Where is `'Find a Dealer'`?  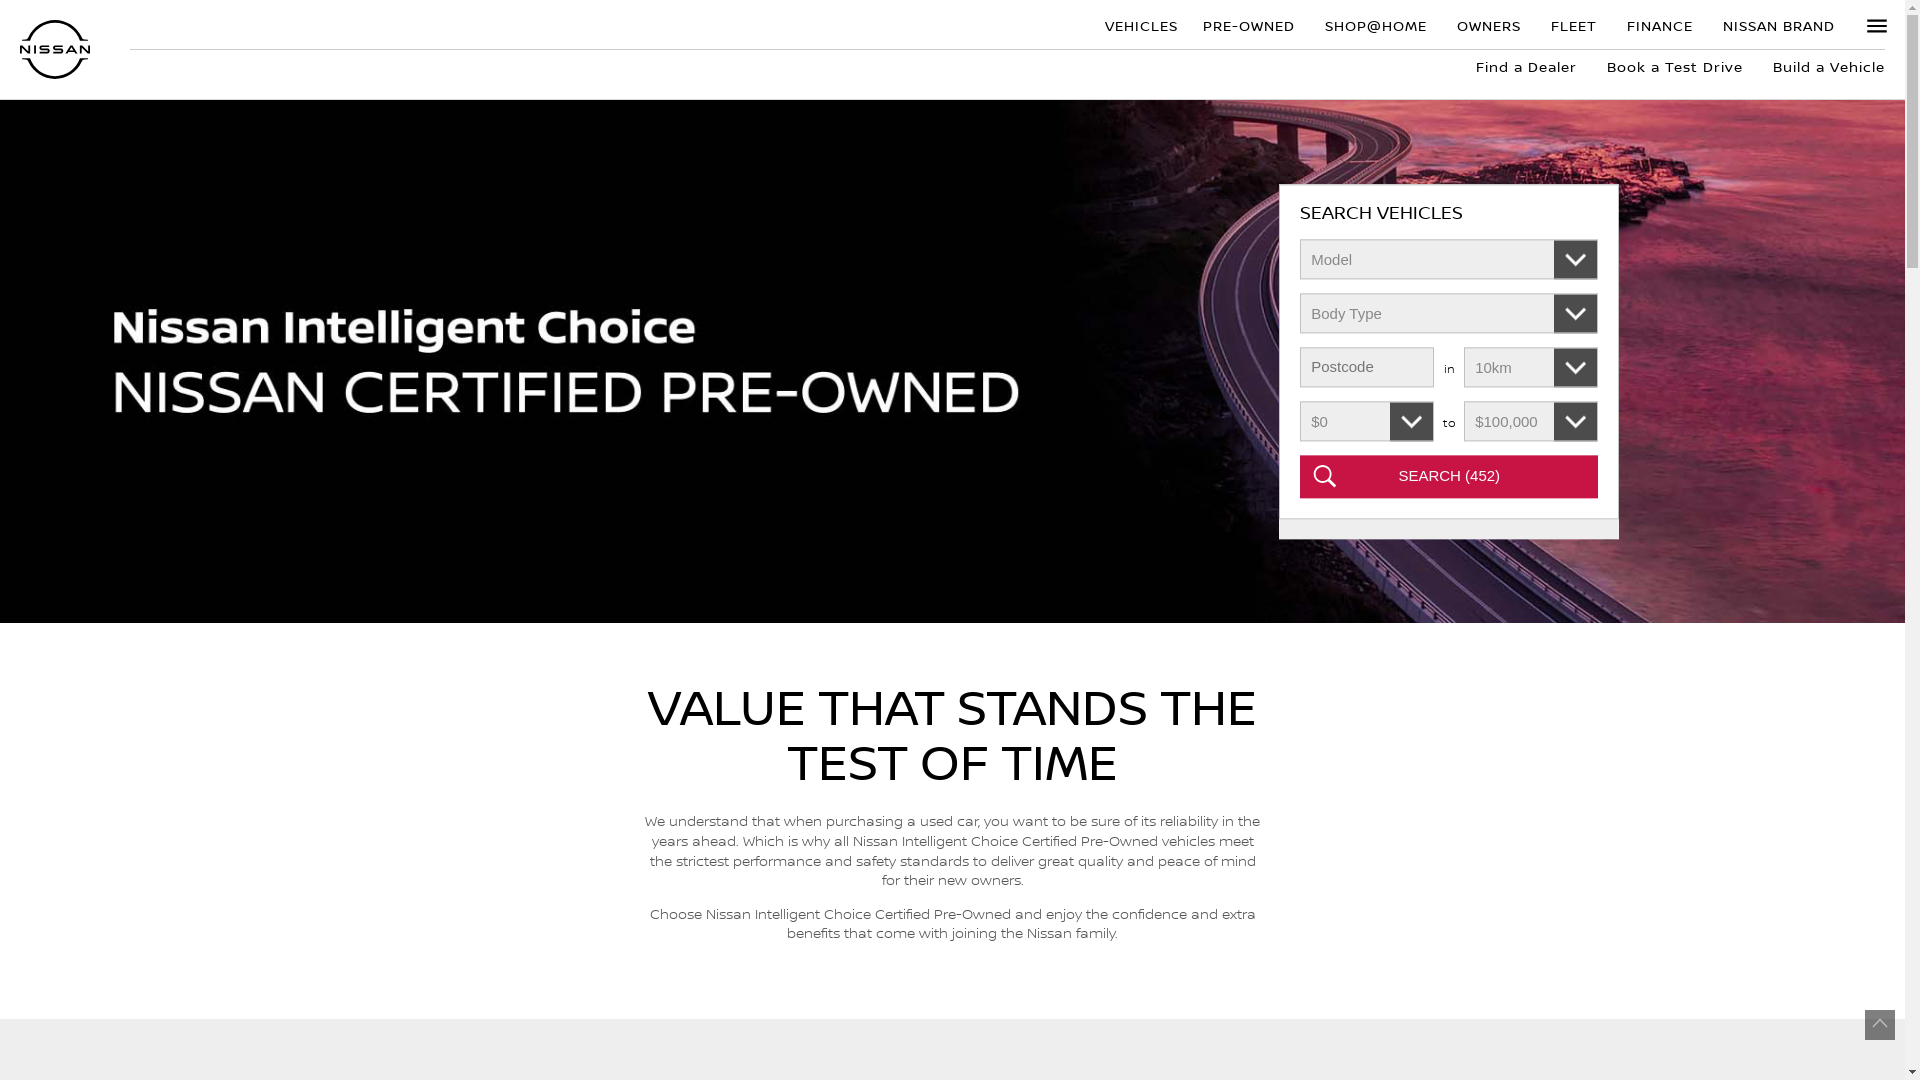 'Find a Dealer' is located at coordinates (1525, 65).